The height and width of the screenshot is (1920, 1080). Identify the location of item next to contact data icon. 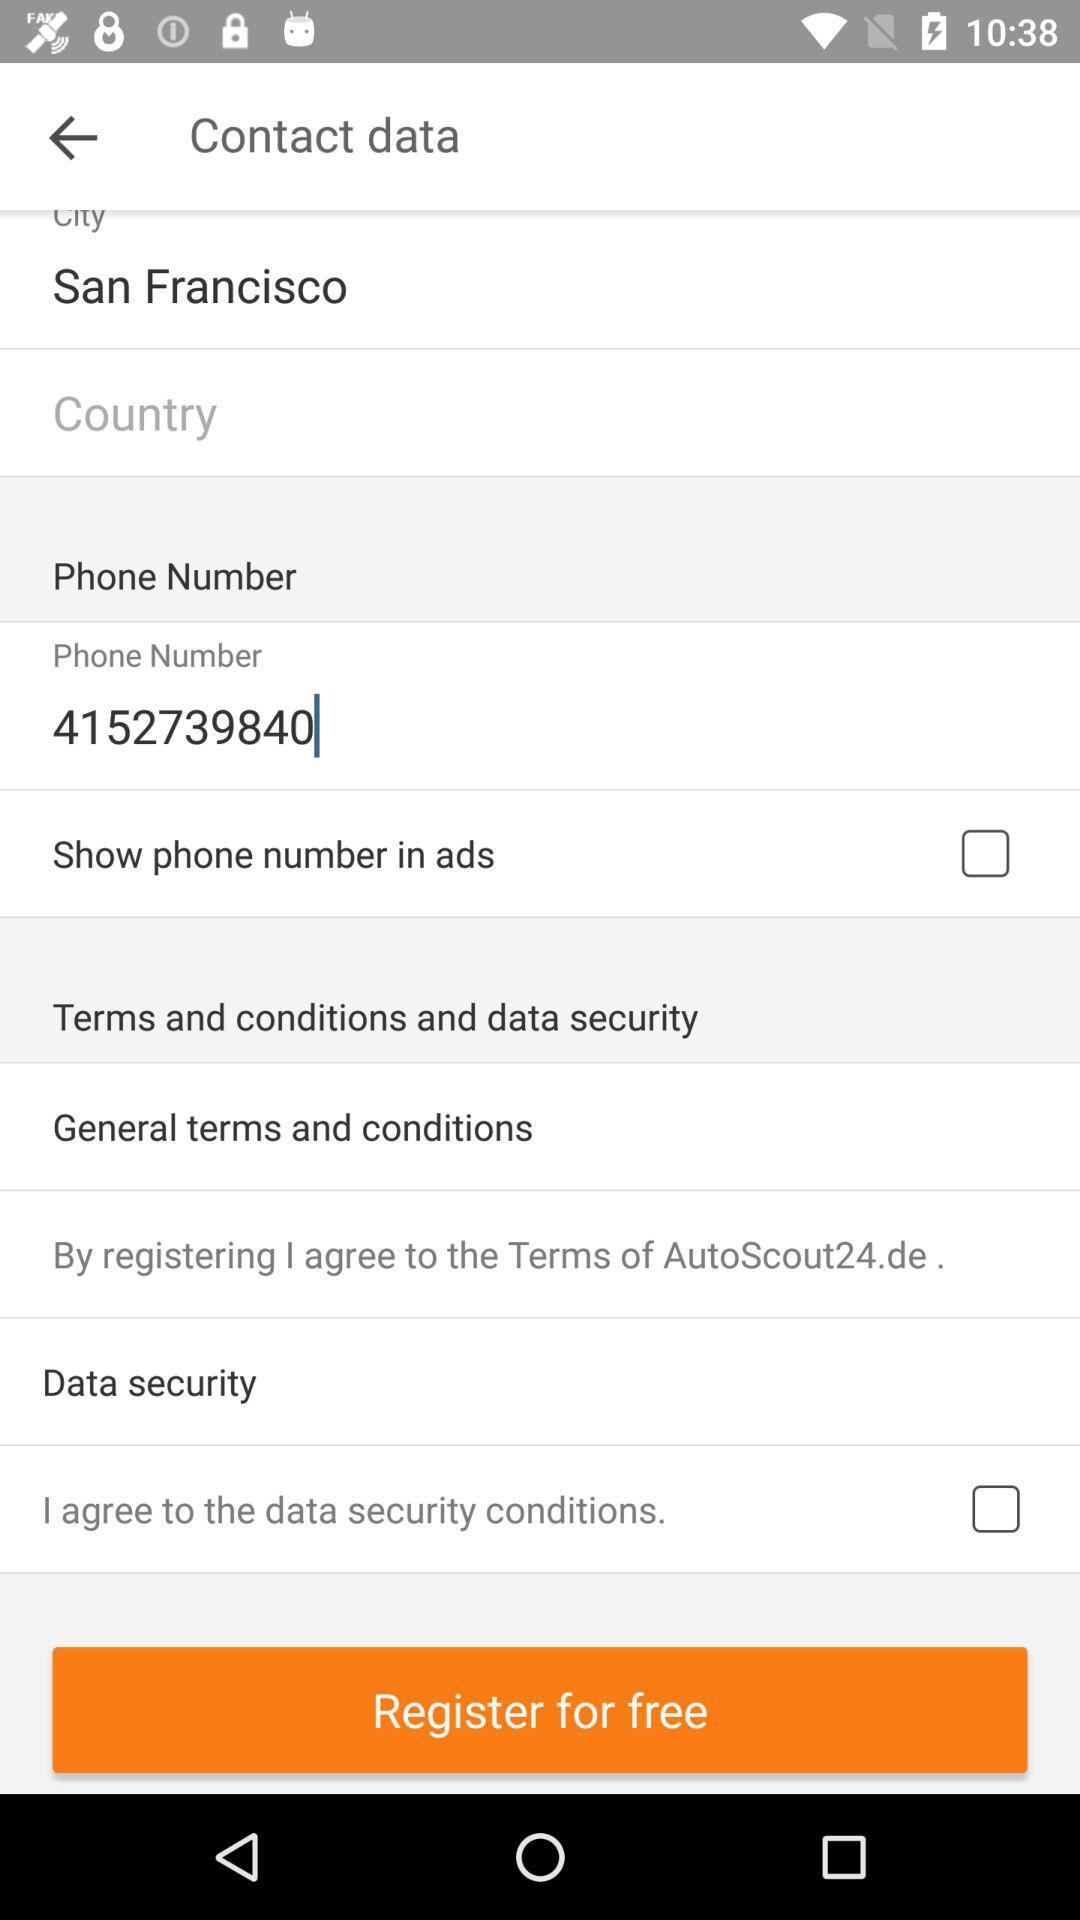
(72, 135).